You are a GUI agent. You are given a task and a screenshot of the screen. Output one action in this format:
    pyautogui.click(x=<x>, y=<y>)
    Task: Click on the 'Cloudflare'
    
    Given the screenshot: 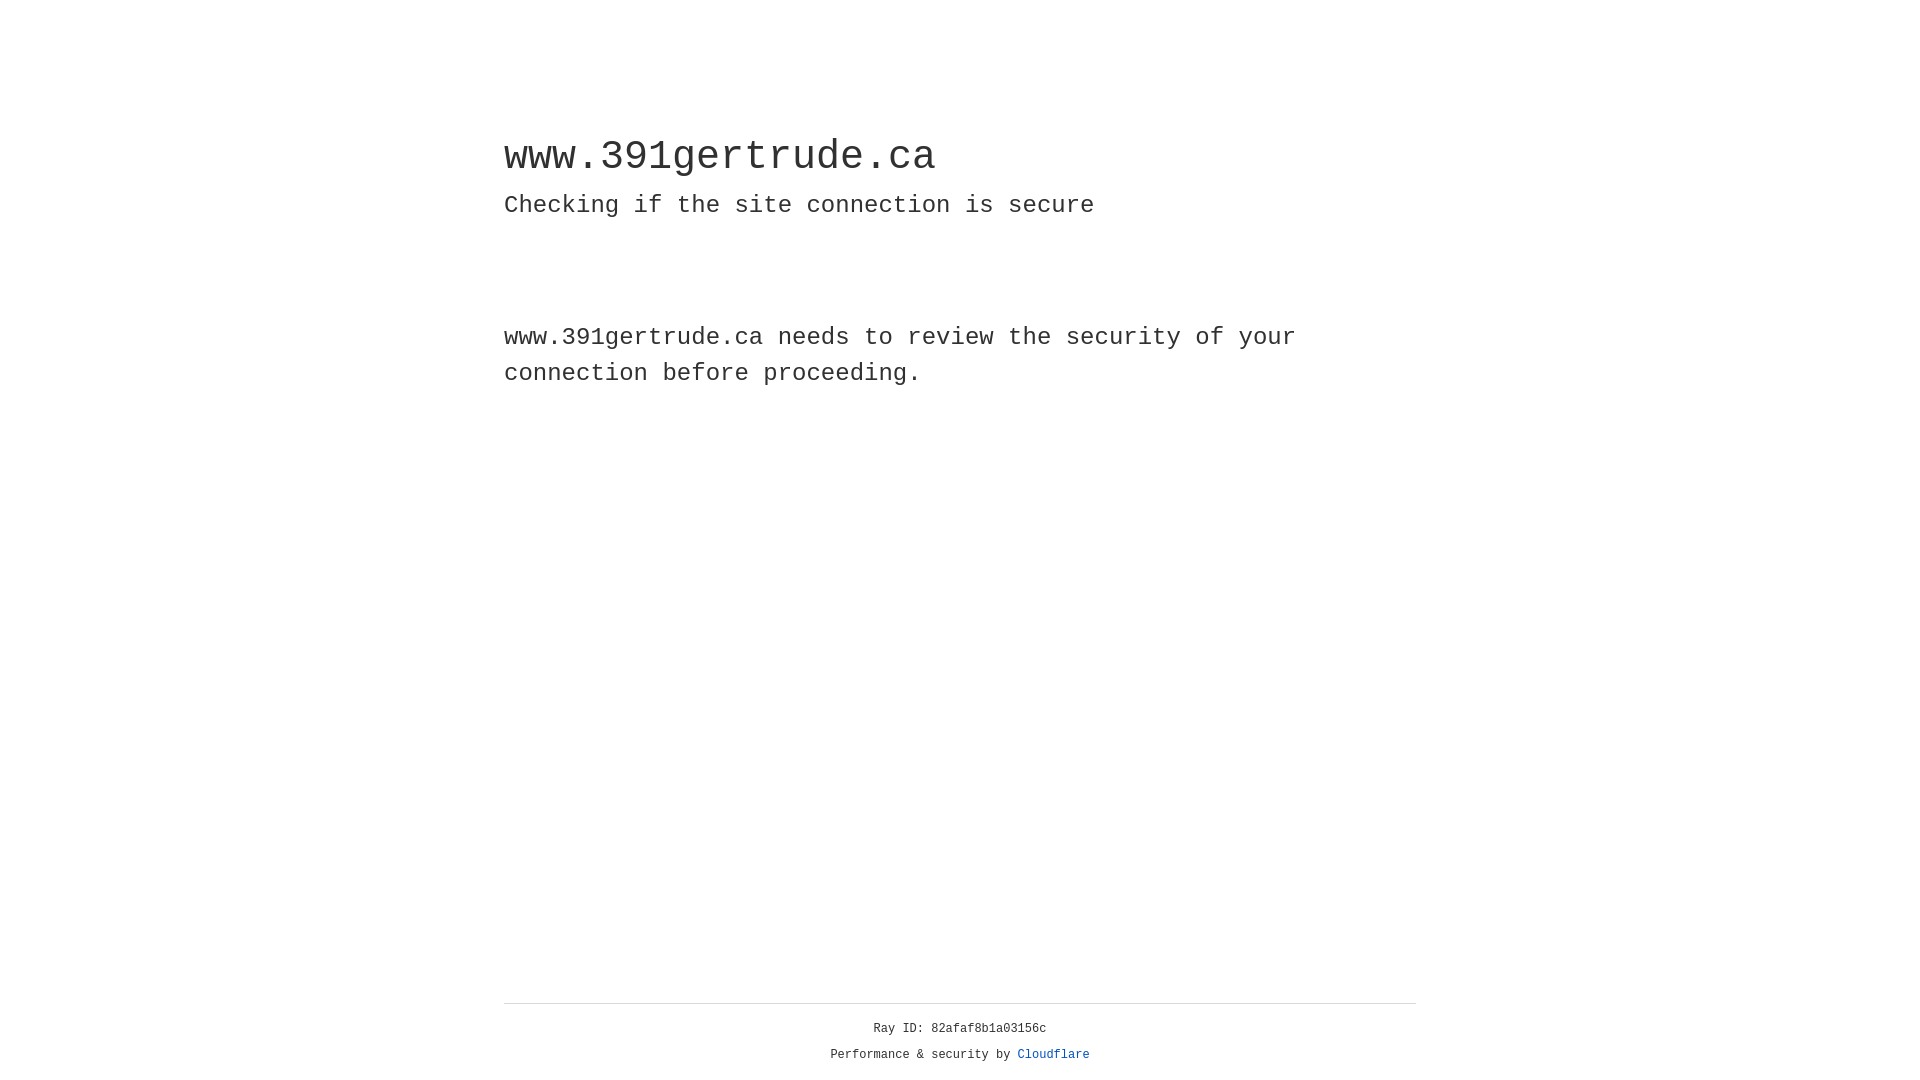 What is the action you would take?
    pyautogui.click(x=1017, y=1054)
    